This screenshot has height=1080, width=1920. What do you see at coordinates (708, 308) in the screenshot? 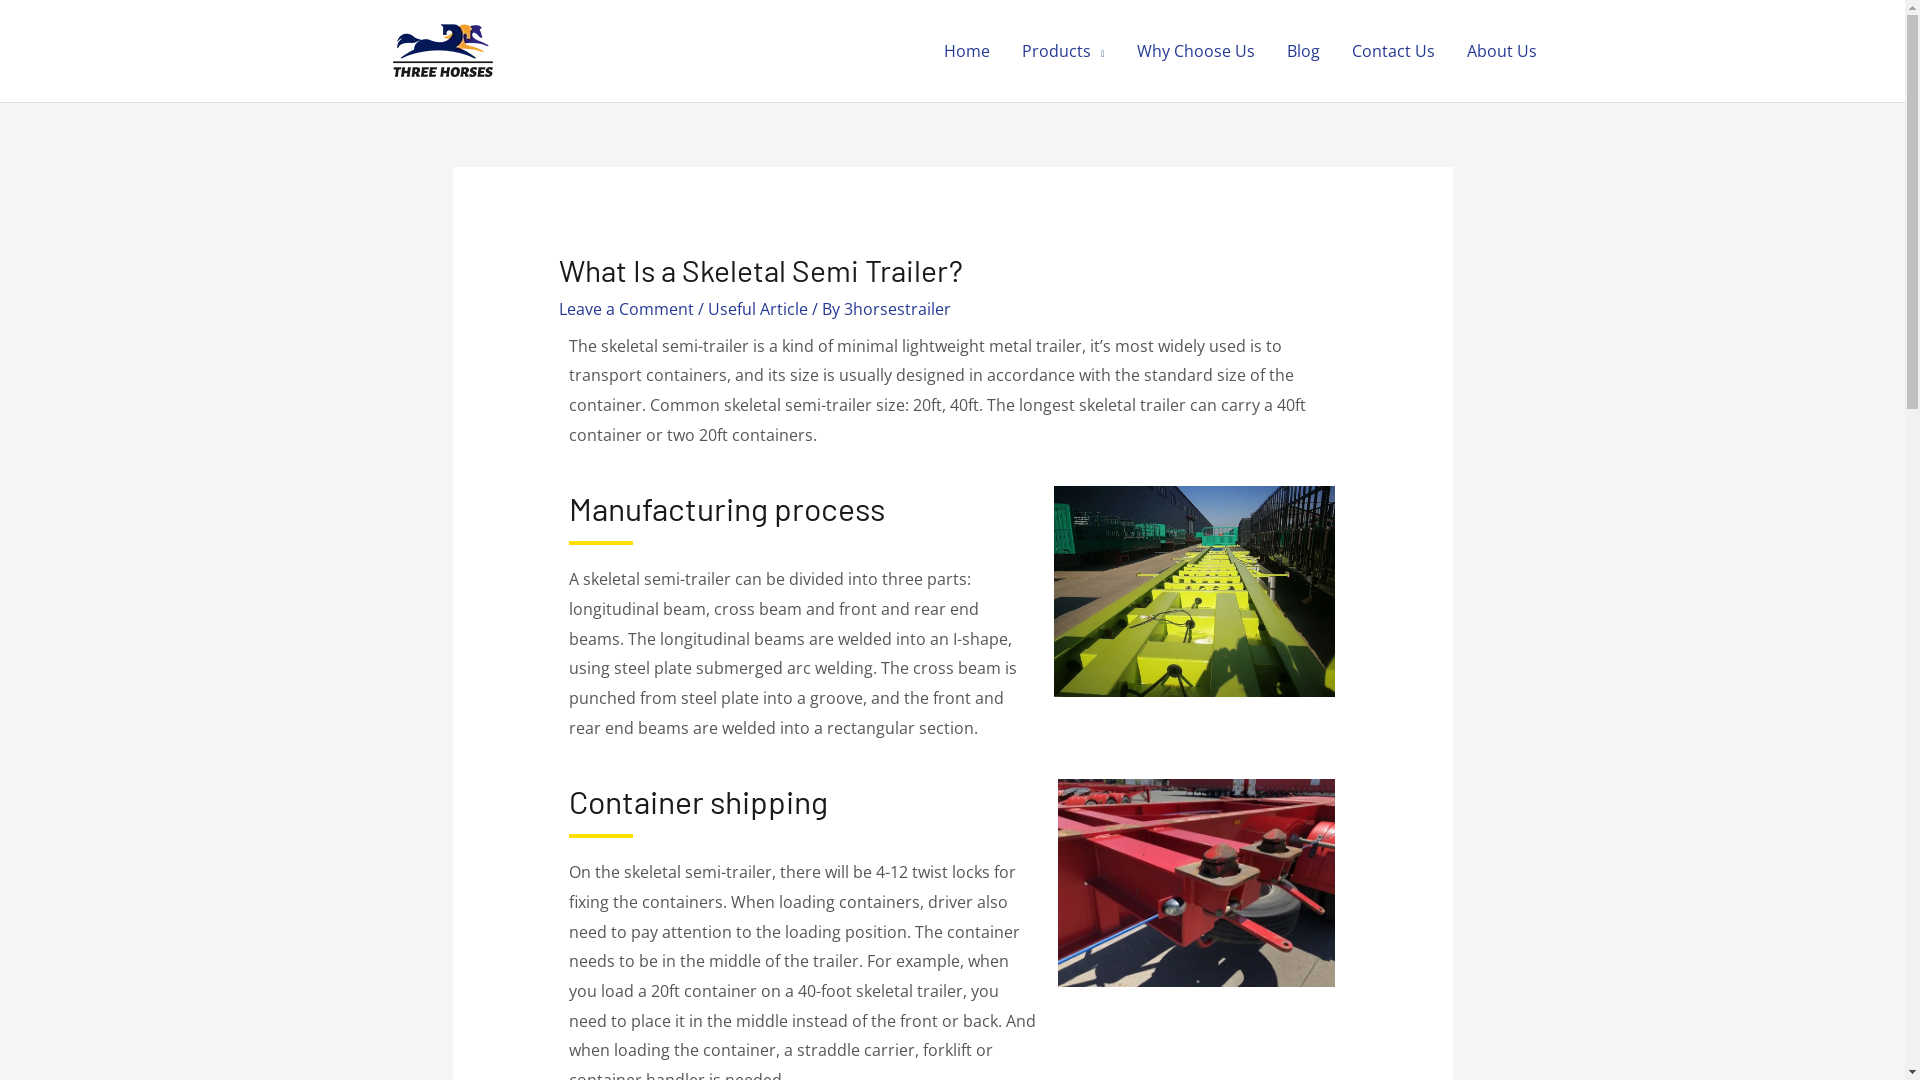
I see `'Useful Article'` at bounding box center [708, 308].